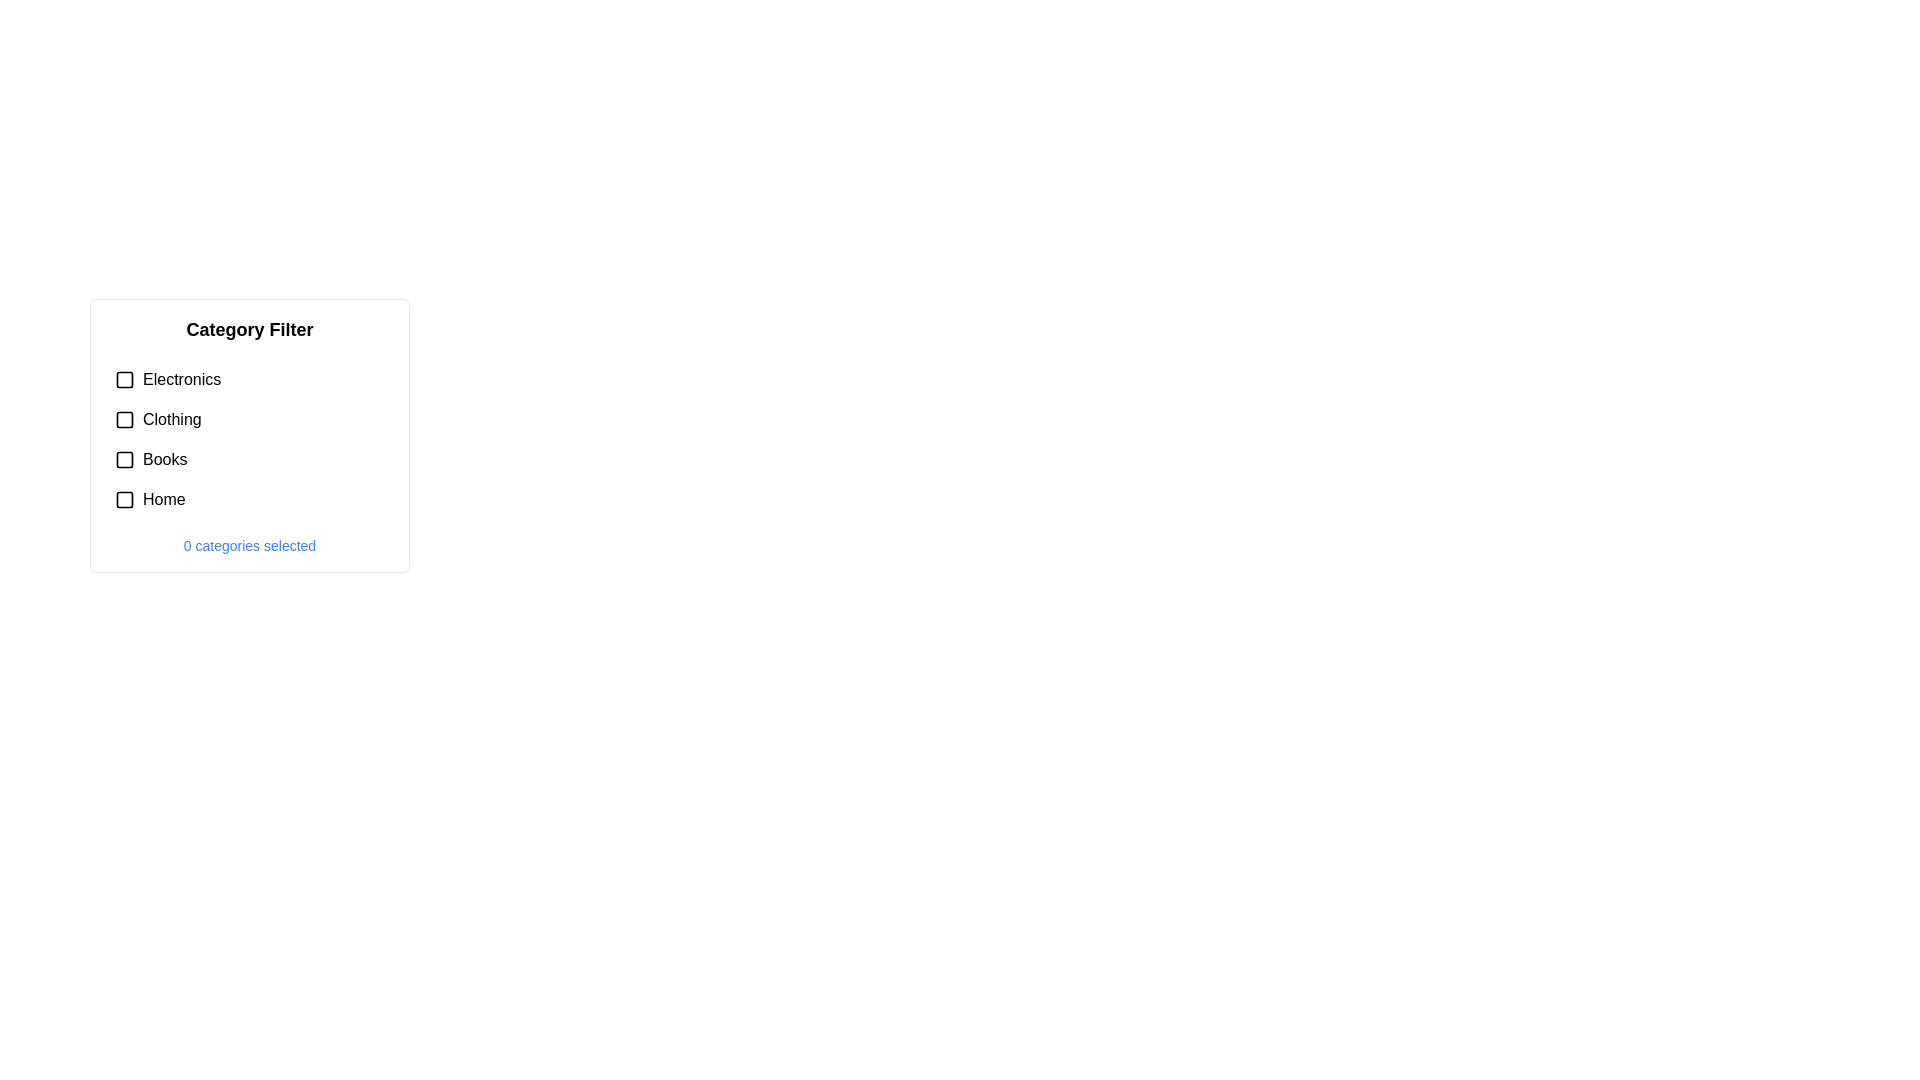  I want to click on the unselected checkbox representing the 'Electronics' category to toggle its selection state, so click(123, 380).